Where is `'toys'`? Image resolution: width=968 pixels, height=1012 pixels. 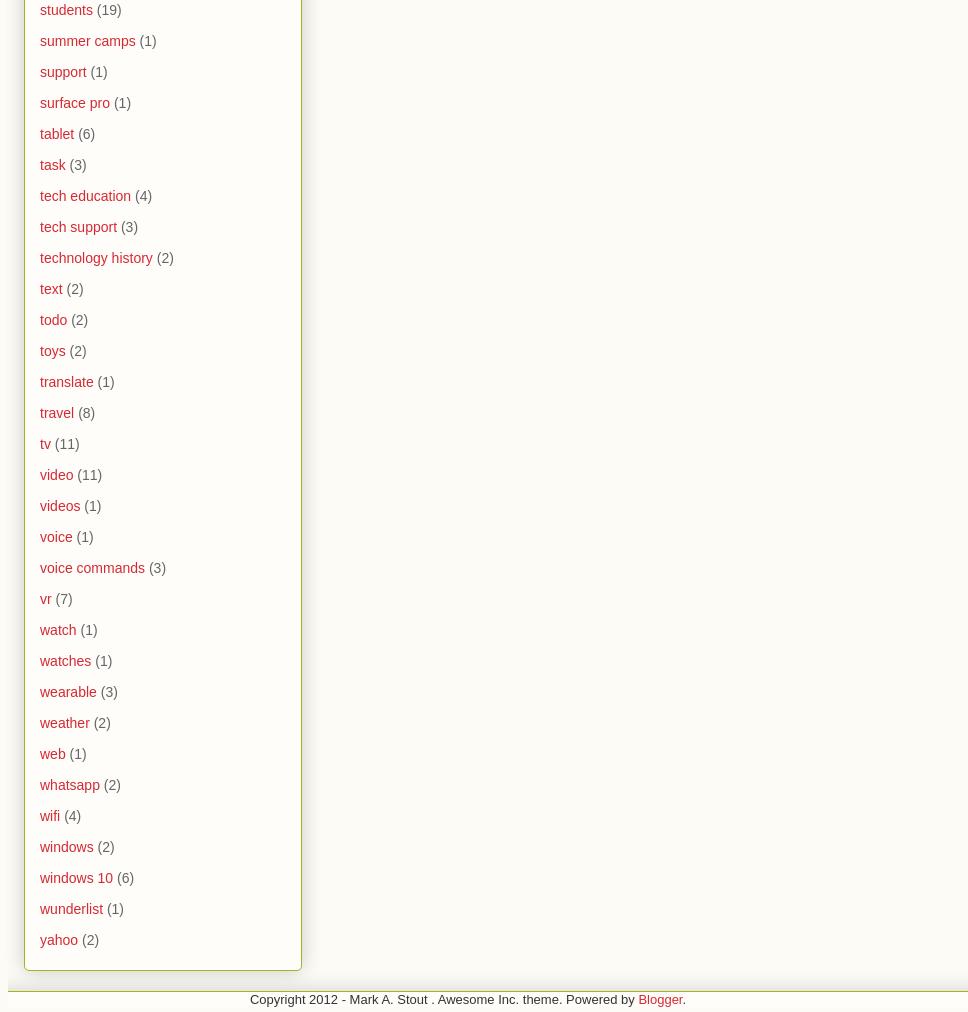
'toys' is located at coordinates (39, 349).